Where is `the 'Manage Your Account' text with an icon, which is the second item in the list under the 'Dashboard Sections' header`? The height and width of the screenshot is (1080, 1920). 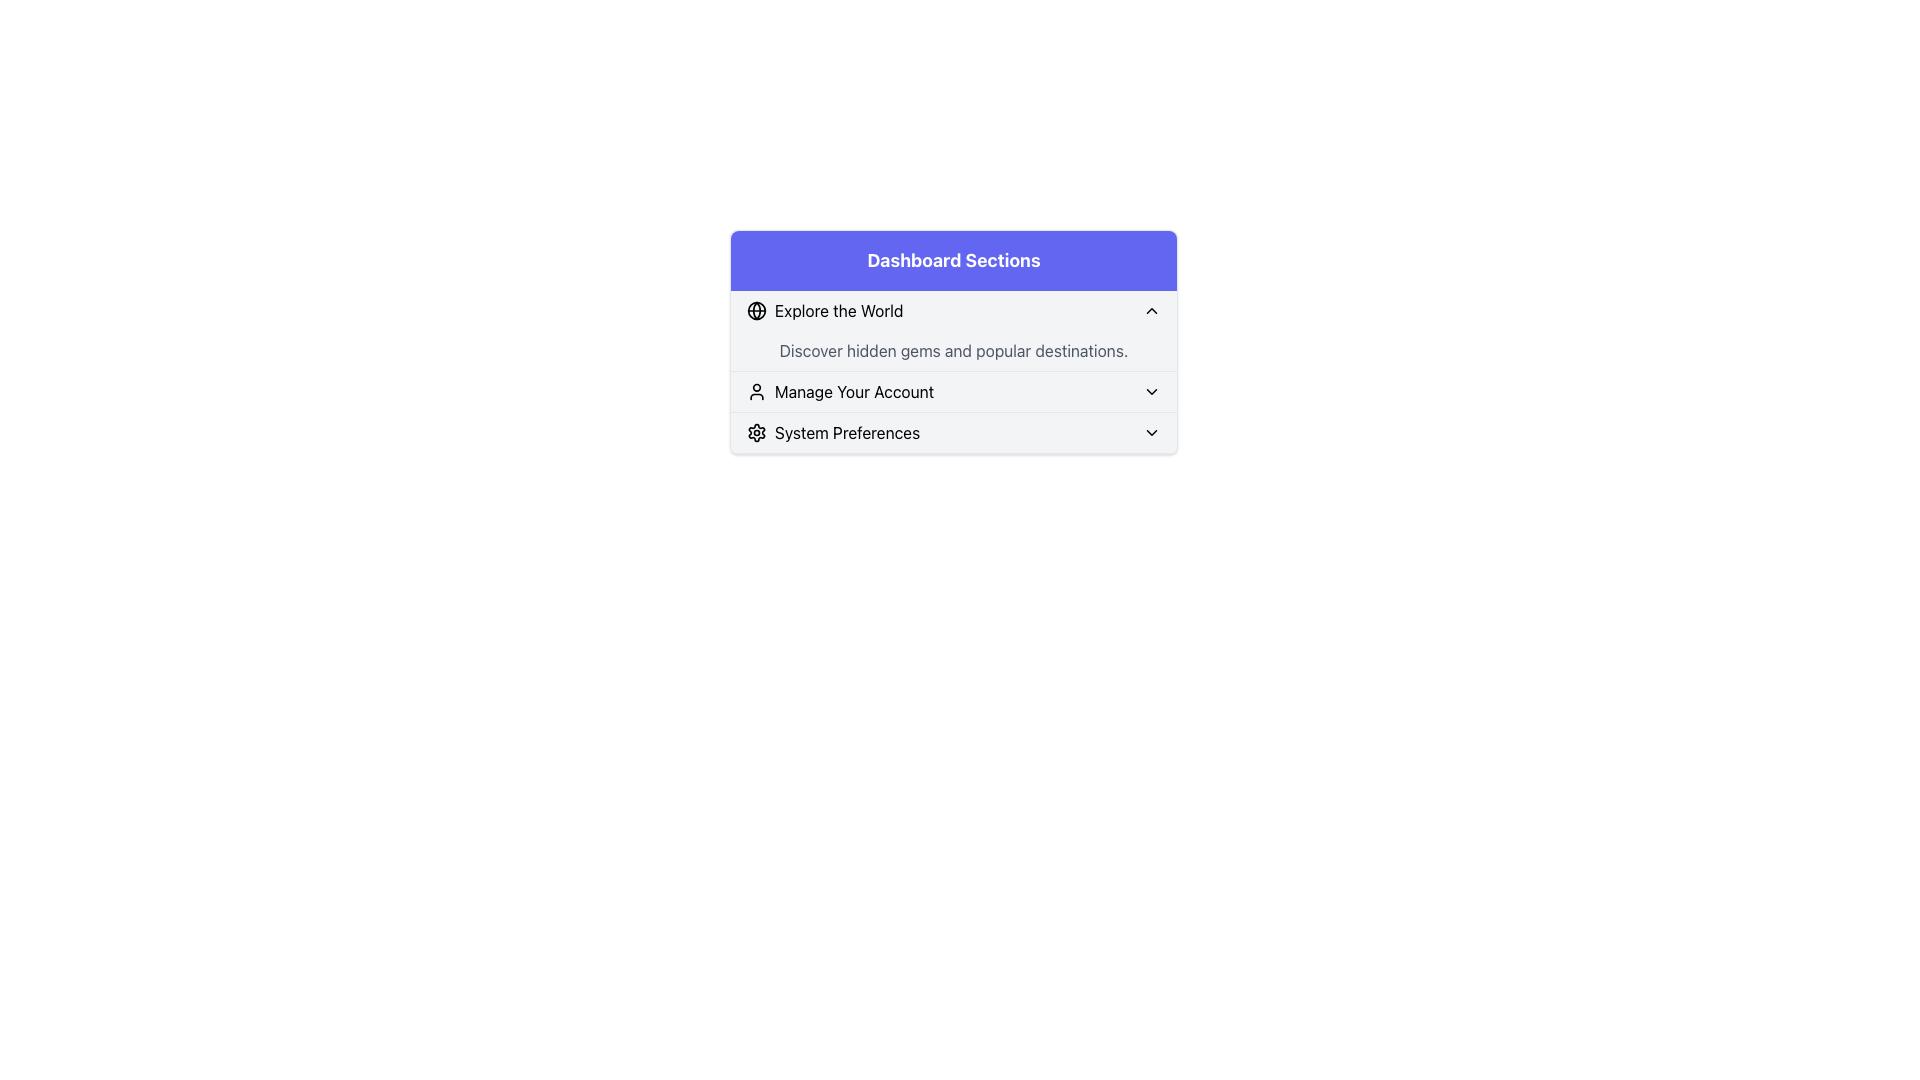
the 'Manage Your Account' text with an icon, which is the second item in the list under the 'Dashboard Sections' header is located at coordinates (840, 392).